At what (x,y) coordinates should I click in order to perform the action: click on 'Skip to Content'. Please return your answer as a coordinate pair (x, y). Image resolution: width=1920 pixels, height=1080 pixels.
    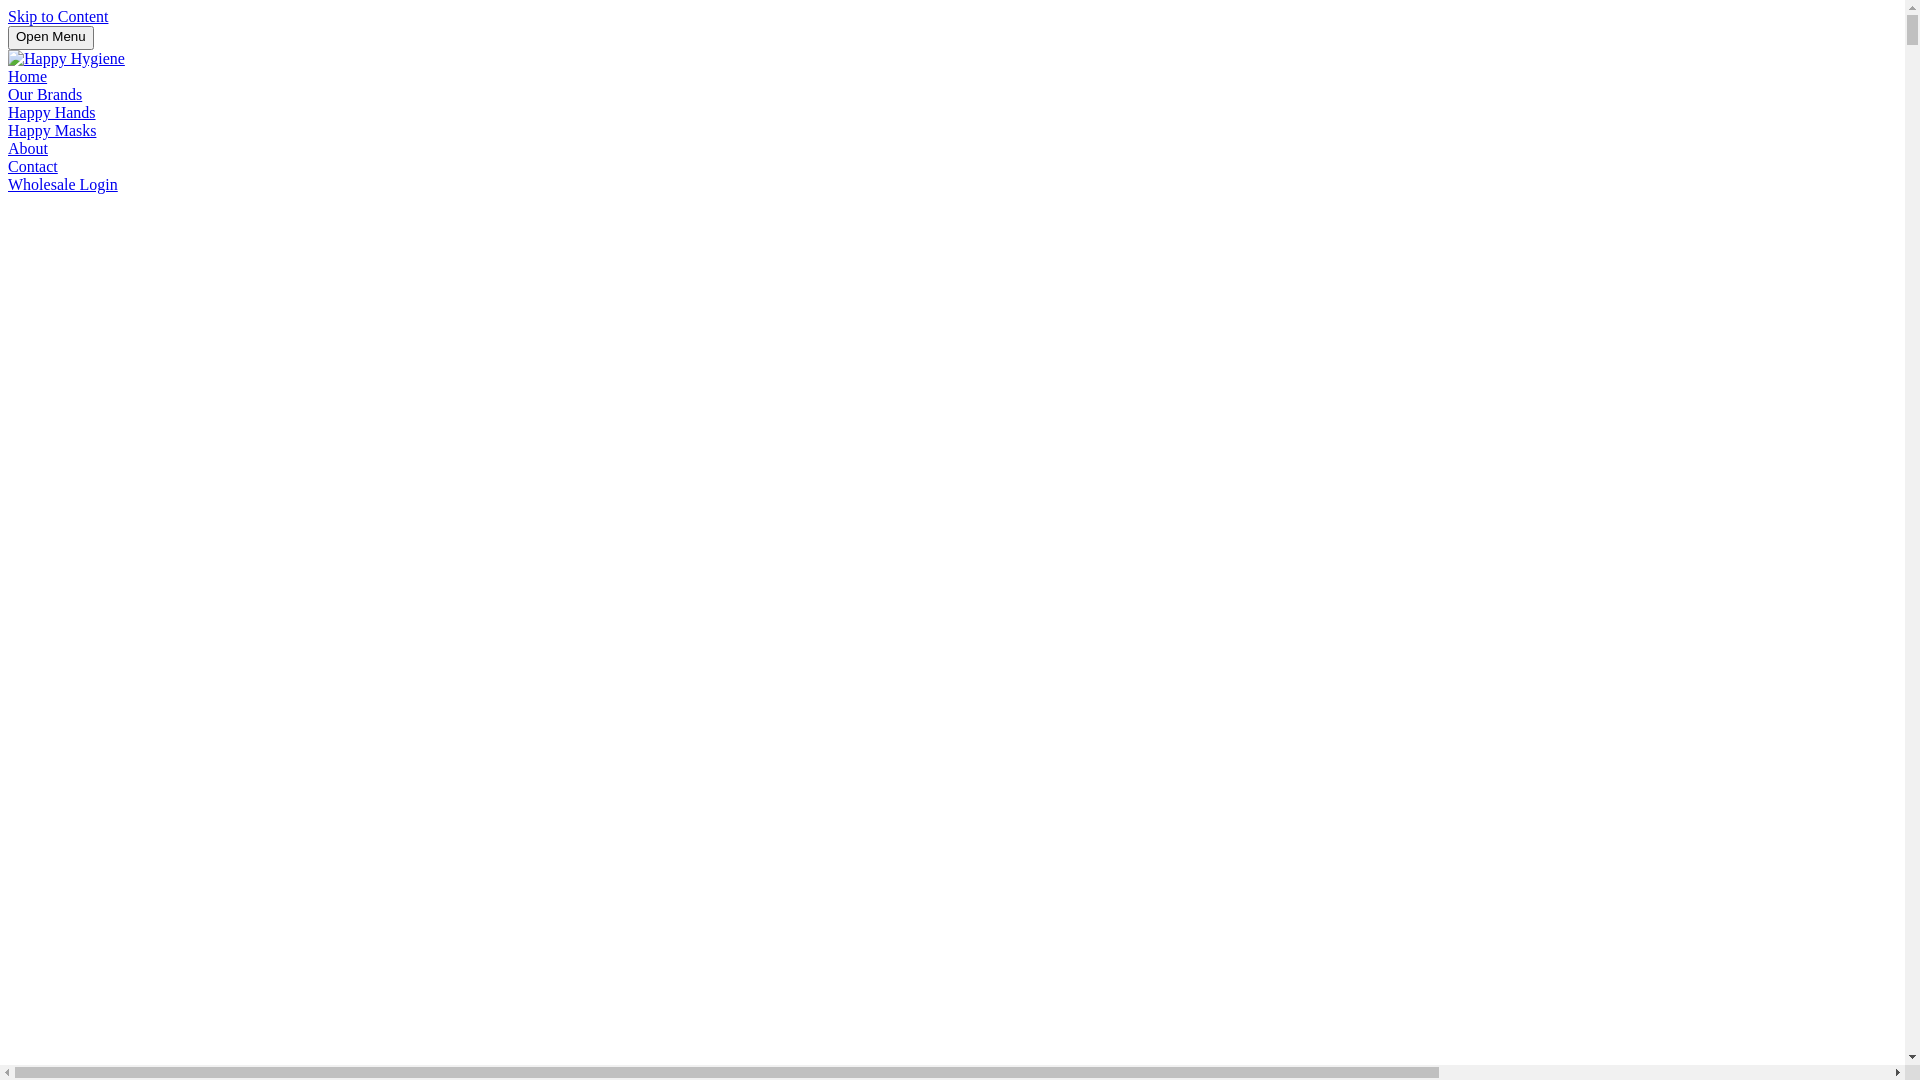
    Looking at the image, I should click on (57, 16).